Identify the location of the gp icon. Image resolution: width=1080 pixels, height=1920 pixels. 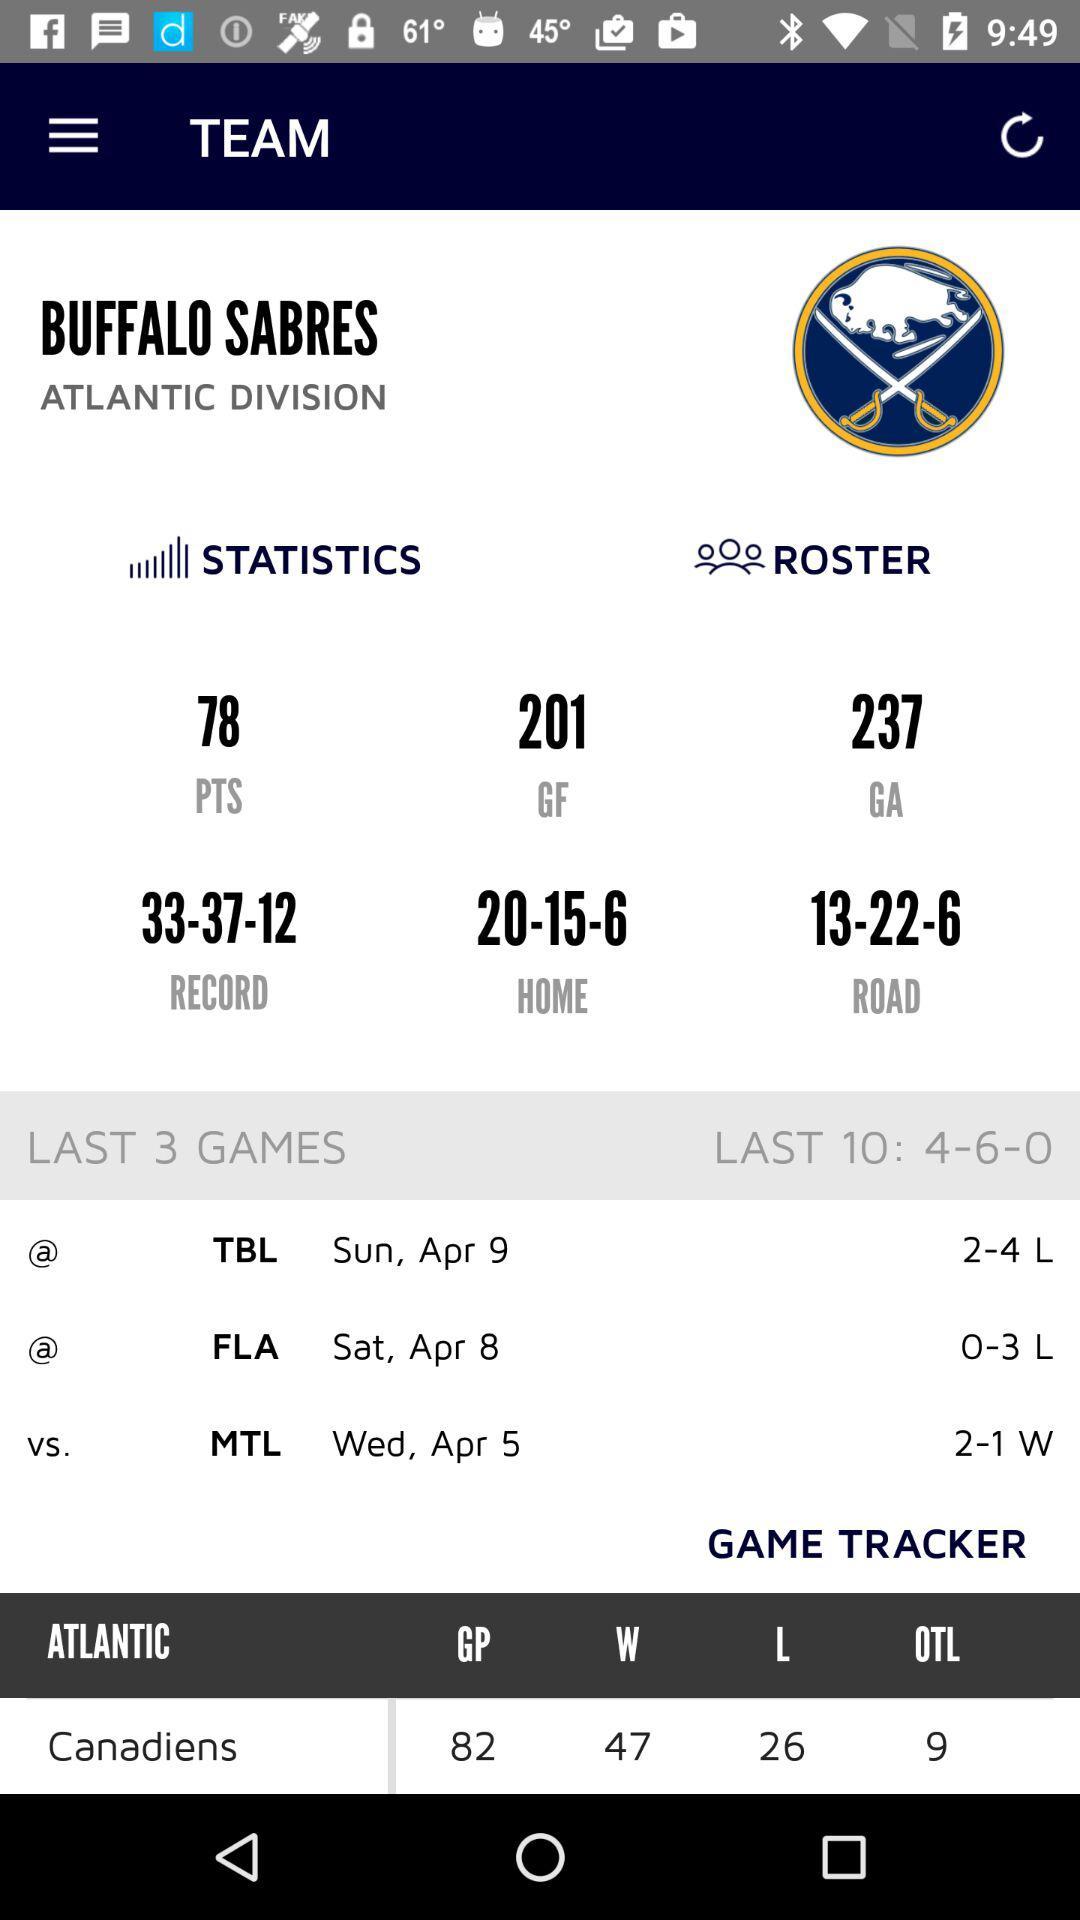
(473, 1645).